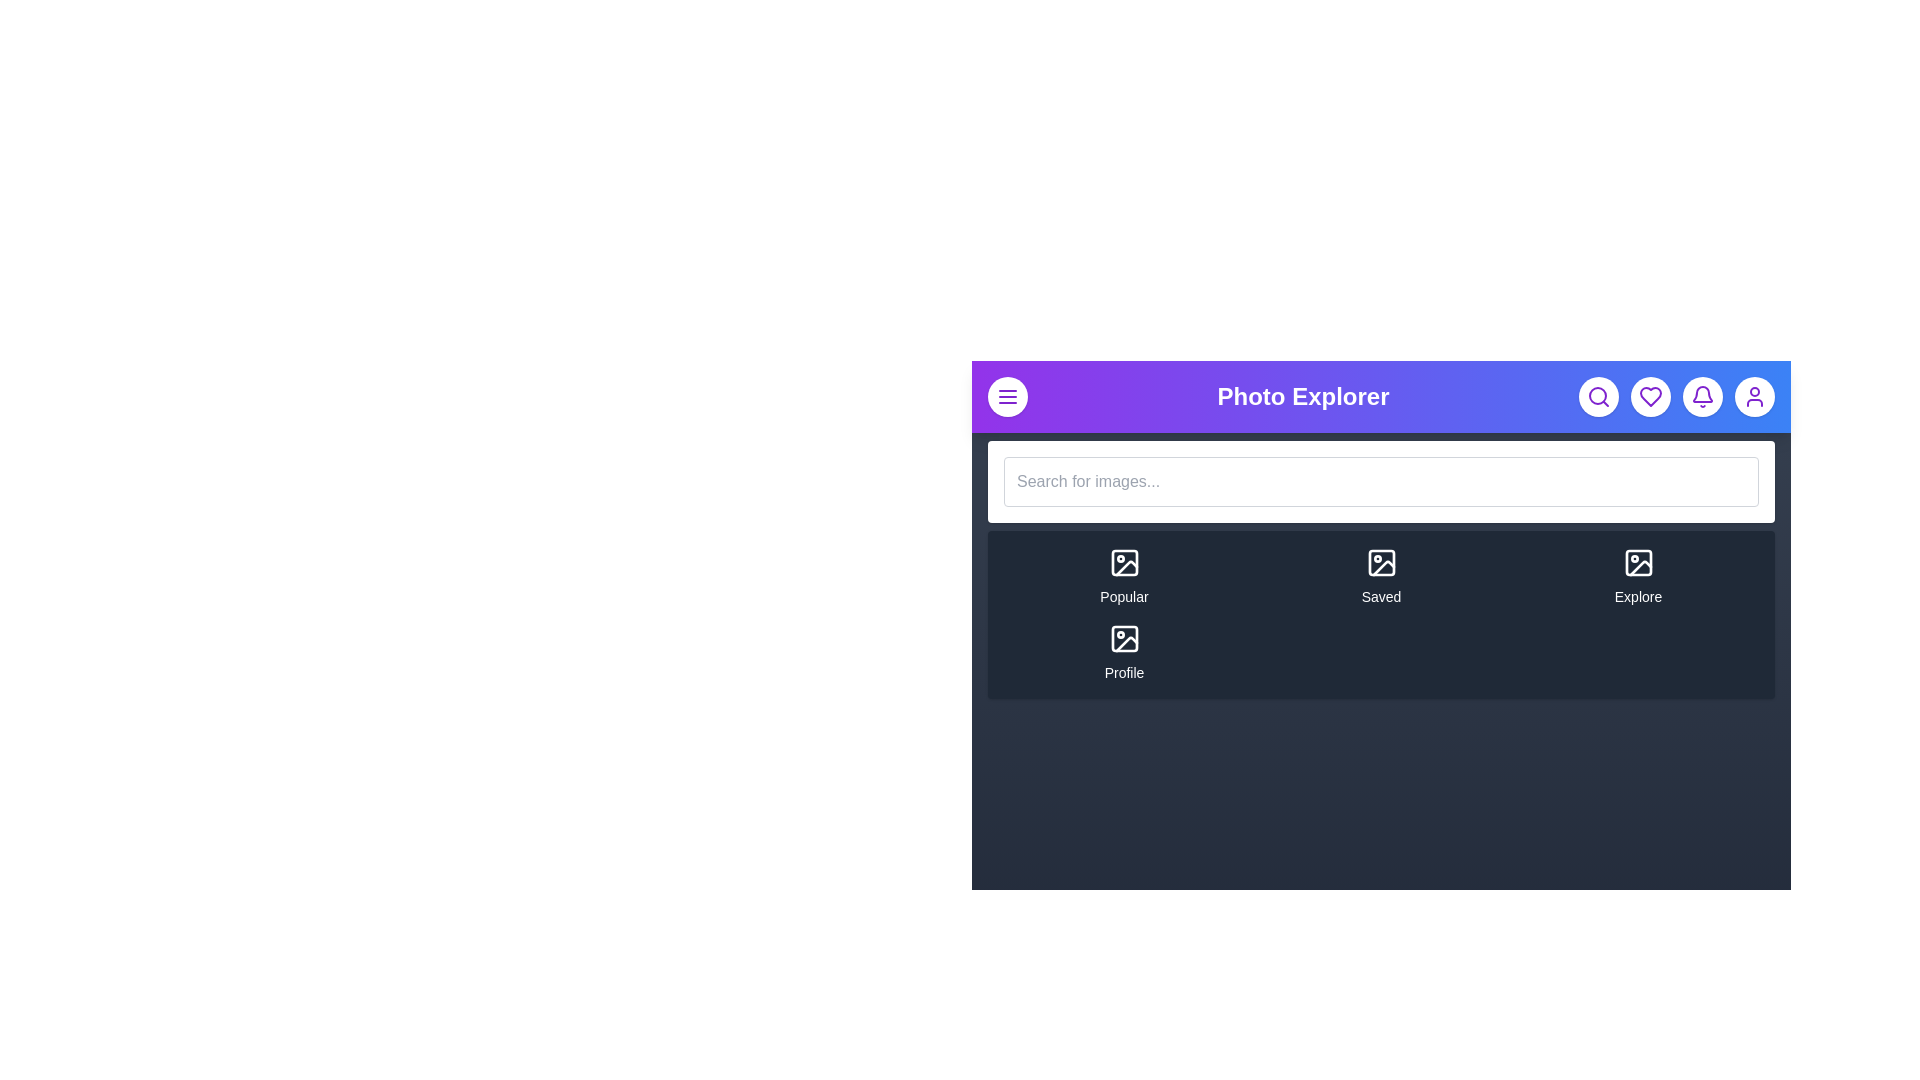  Describe the element at coordinates (1380, 577) in the screenshot. I see `the navigation item Saved` at that location.